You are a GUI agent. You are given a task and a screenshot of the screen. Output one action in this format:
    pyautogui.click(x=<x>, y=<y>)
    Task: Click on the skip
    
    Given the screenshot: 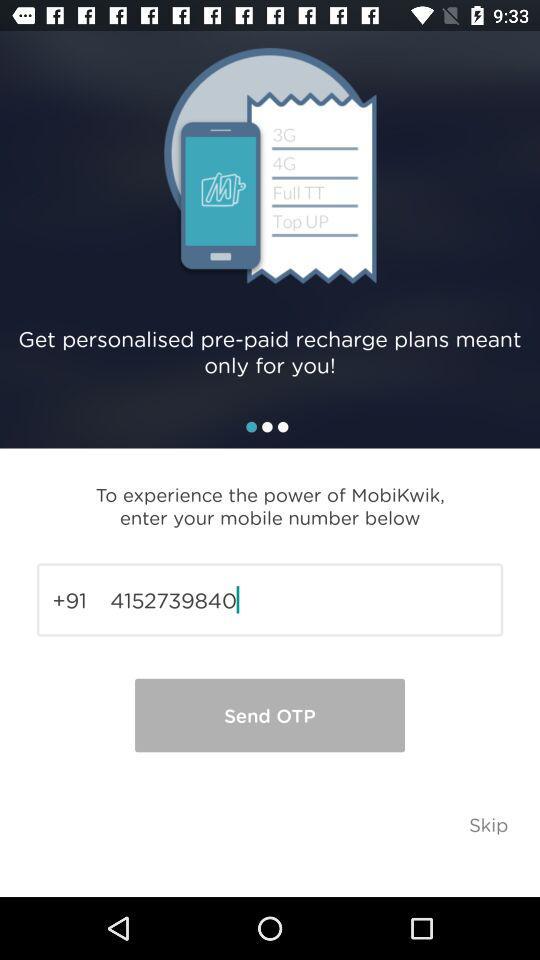 What is the action you would take?
    pyautogui.click(x=487, y=824)
    